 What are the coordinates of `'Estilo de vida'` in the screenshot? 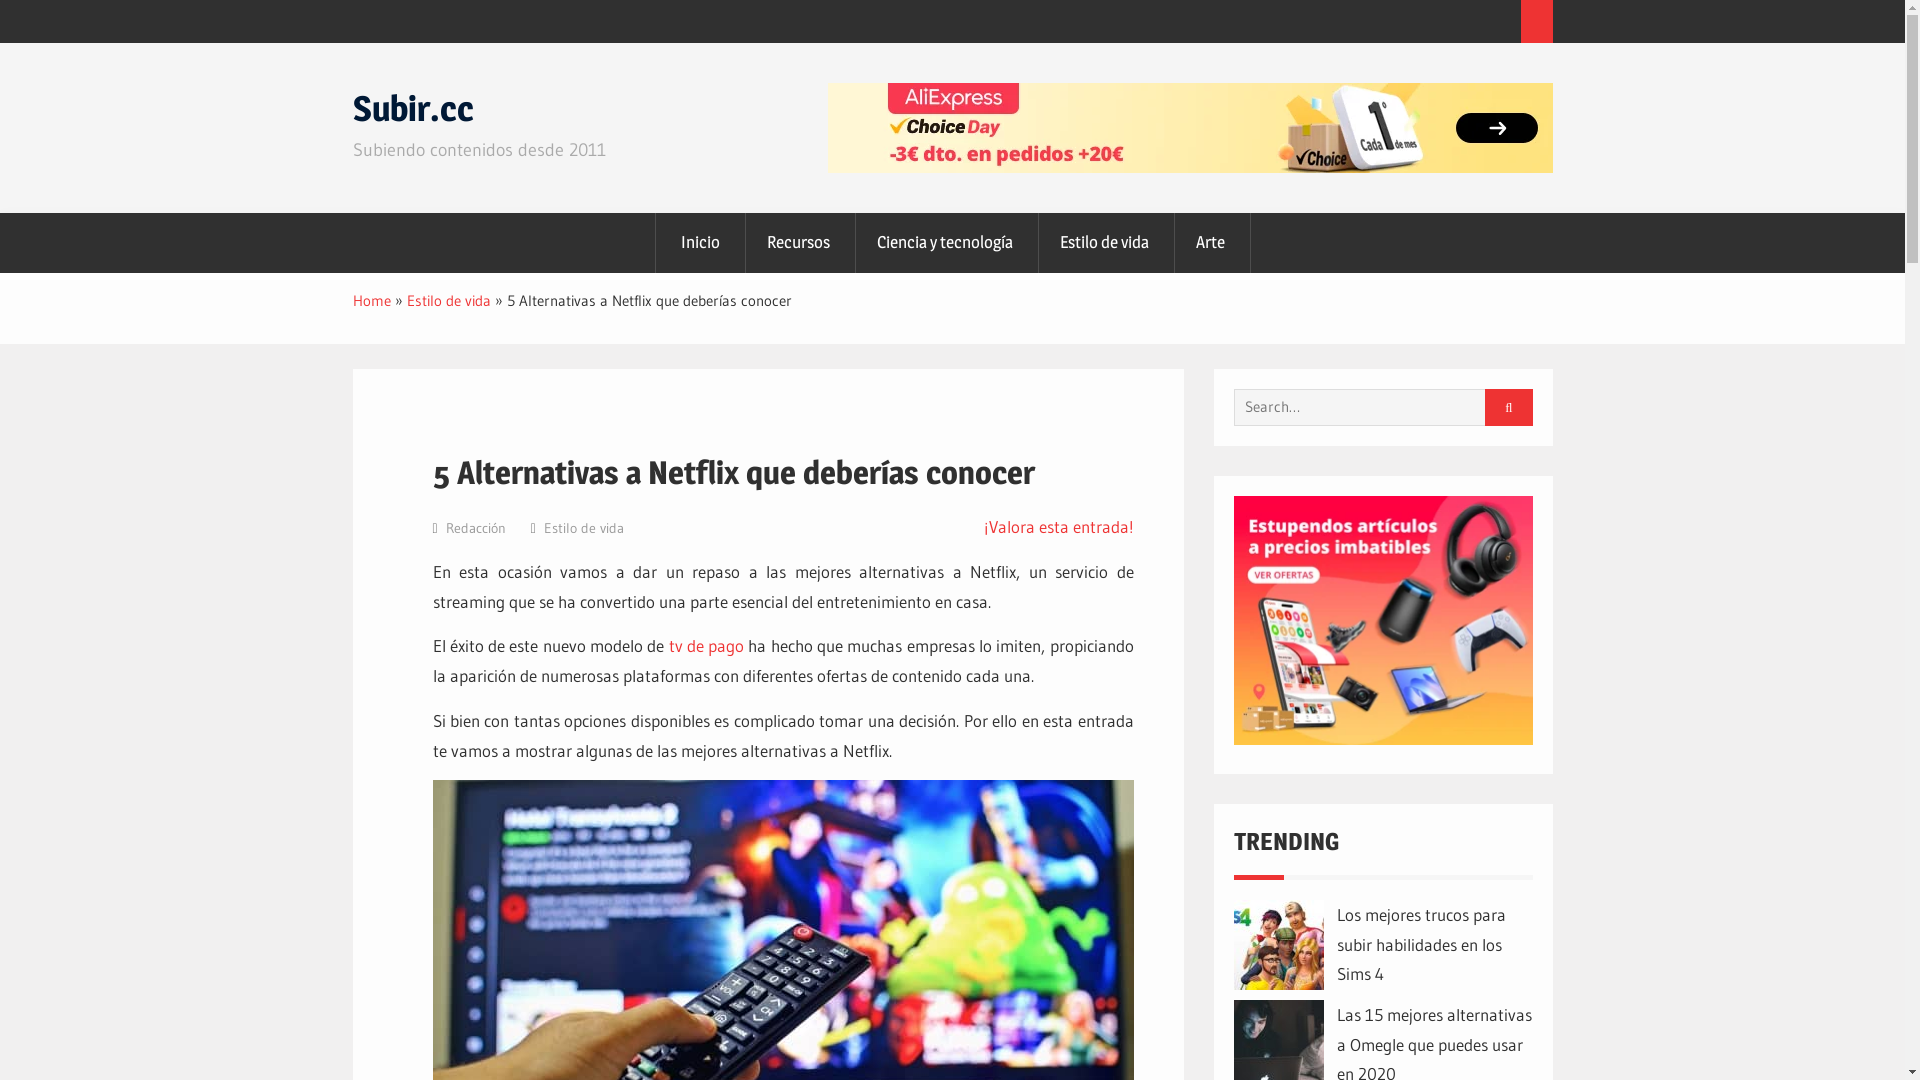 It's located at (1033, 242).